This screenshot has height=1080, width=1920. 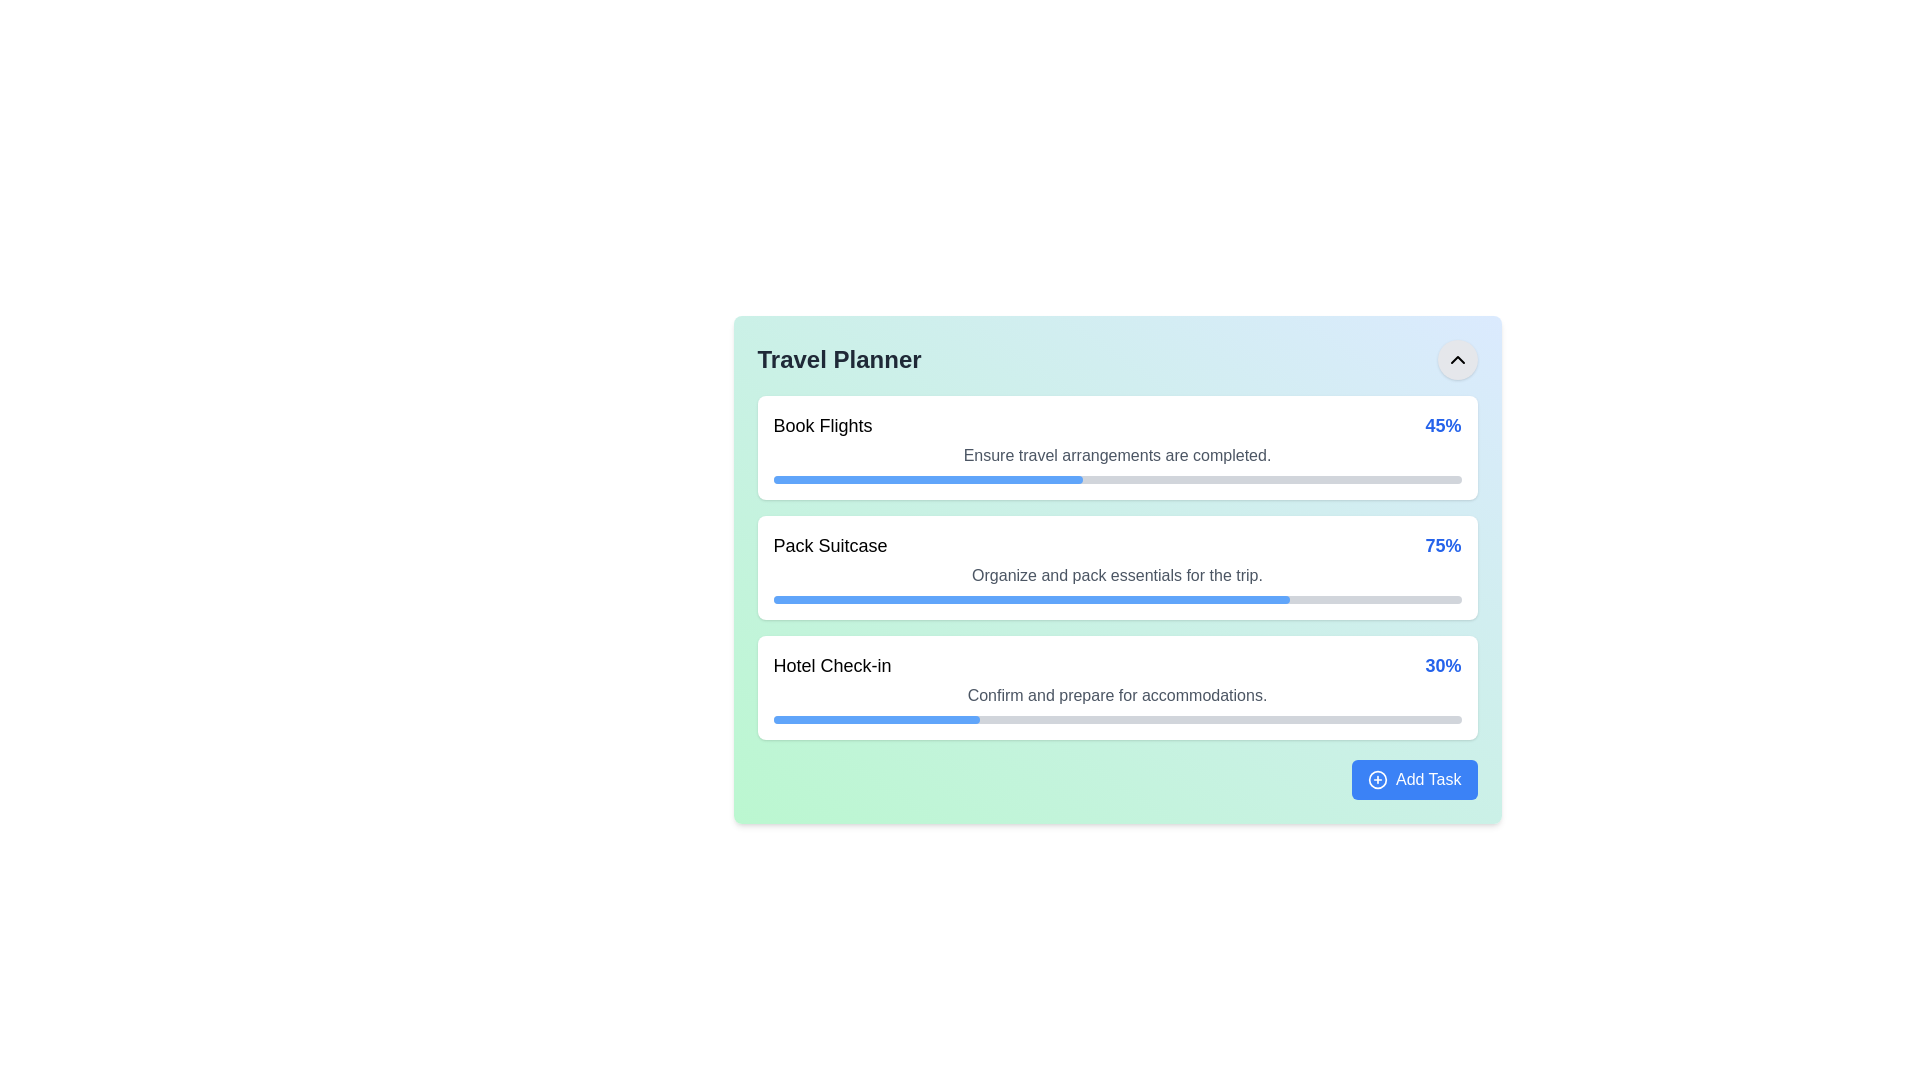 What do you see at coordinates (1116, 599) in the screenshot?
I see `horizontal progress bar located within the 'Pack Suitcase' section of the task card, which has a gray background and a blue foreground indicating progress` at bounding box center [1116, 599].